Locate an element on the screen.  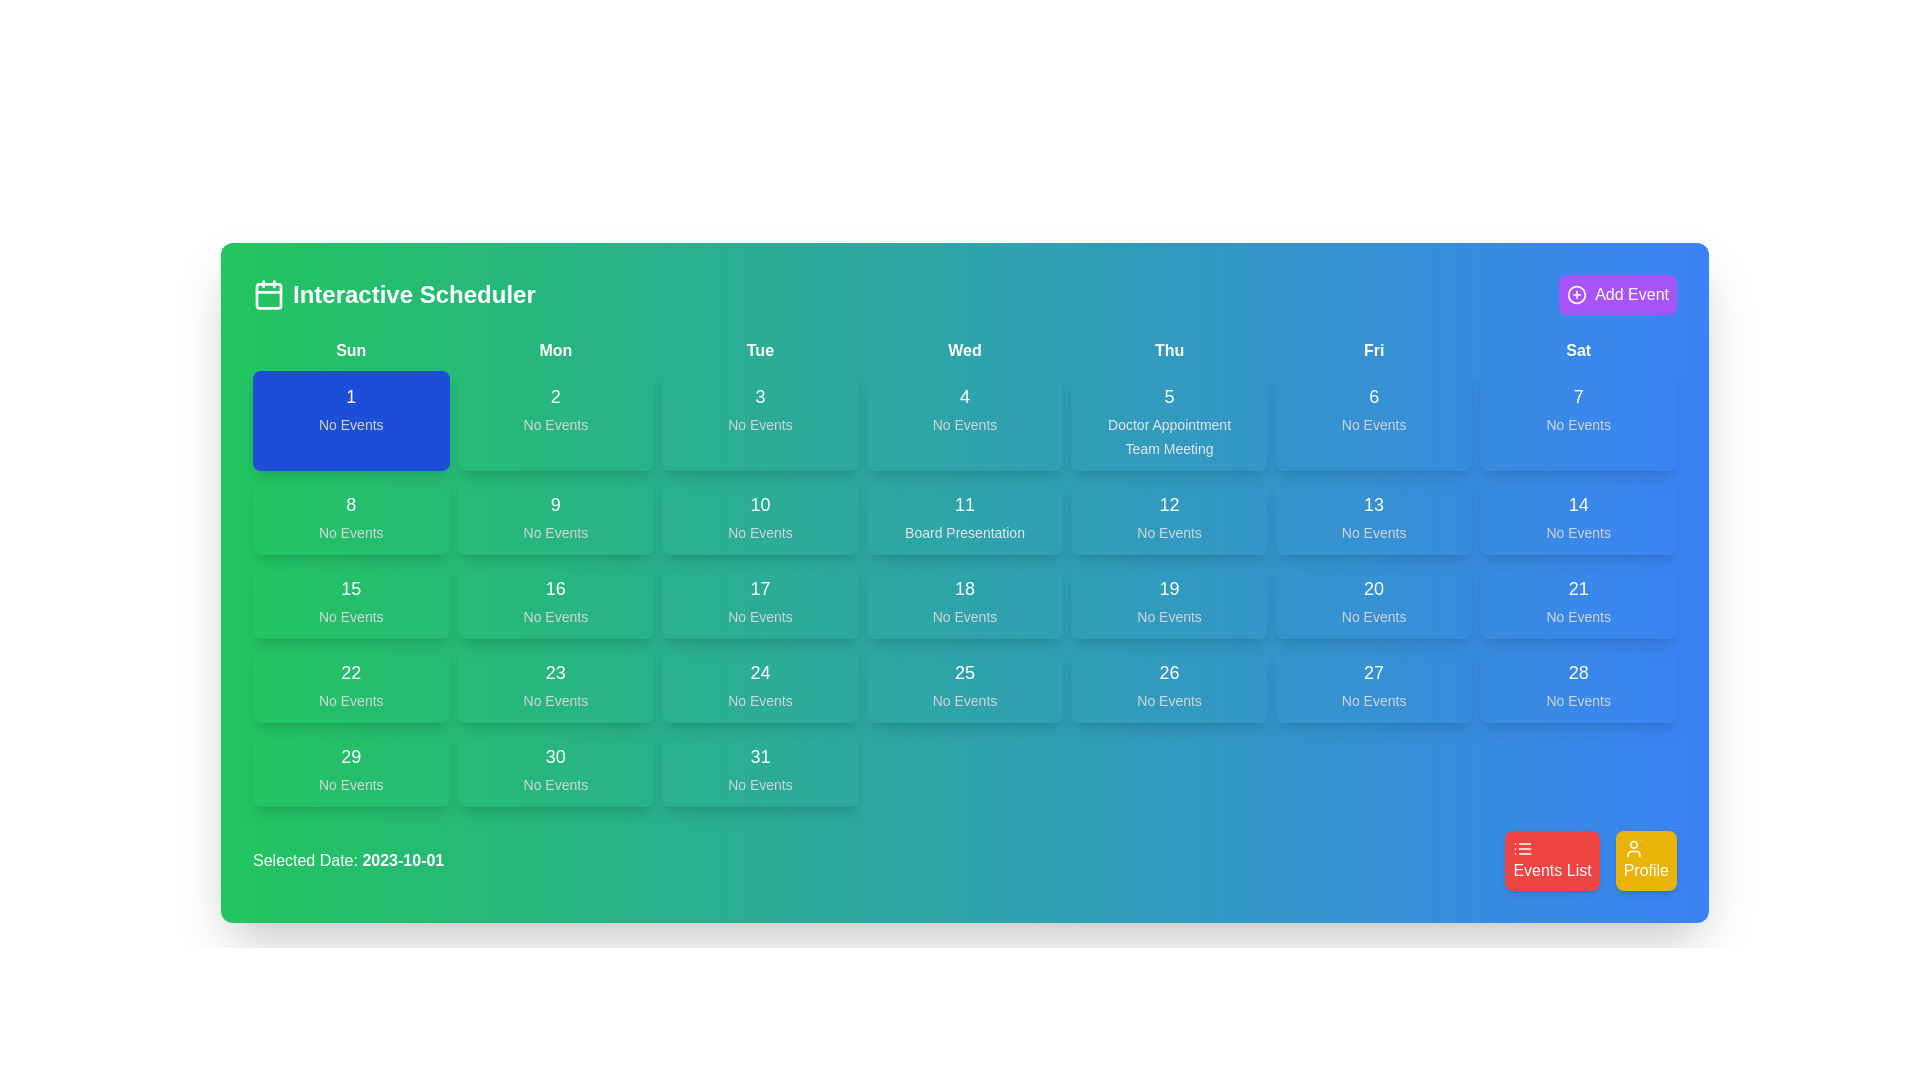
the button located at the bottom-right corner of the interface is located at coordinates (1590, 859).